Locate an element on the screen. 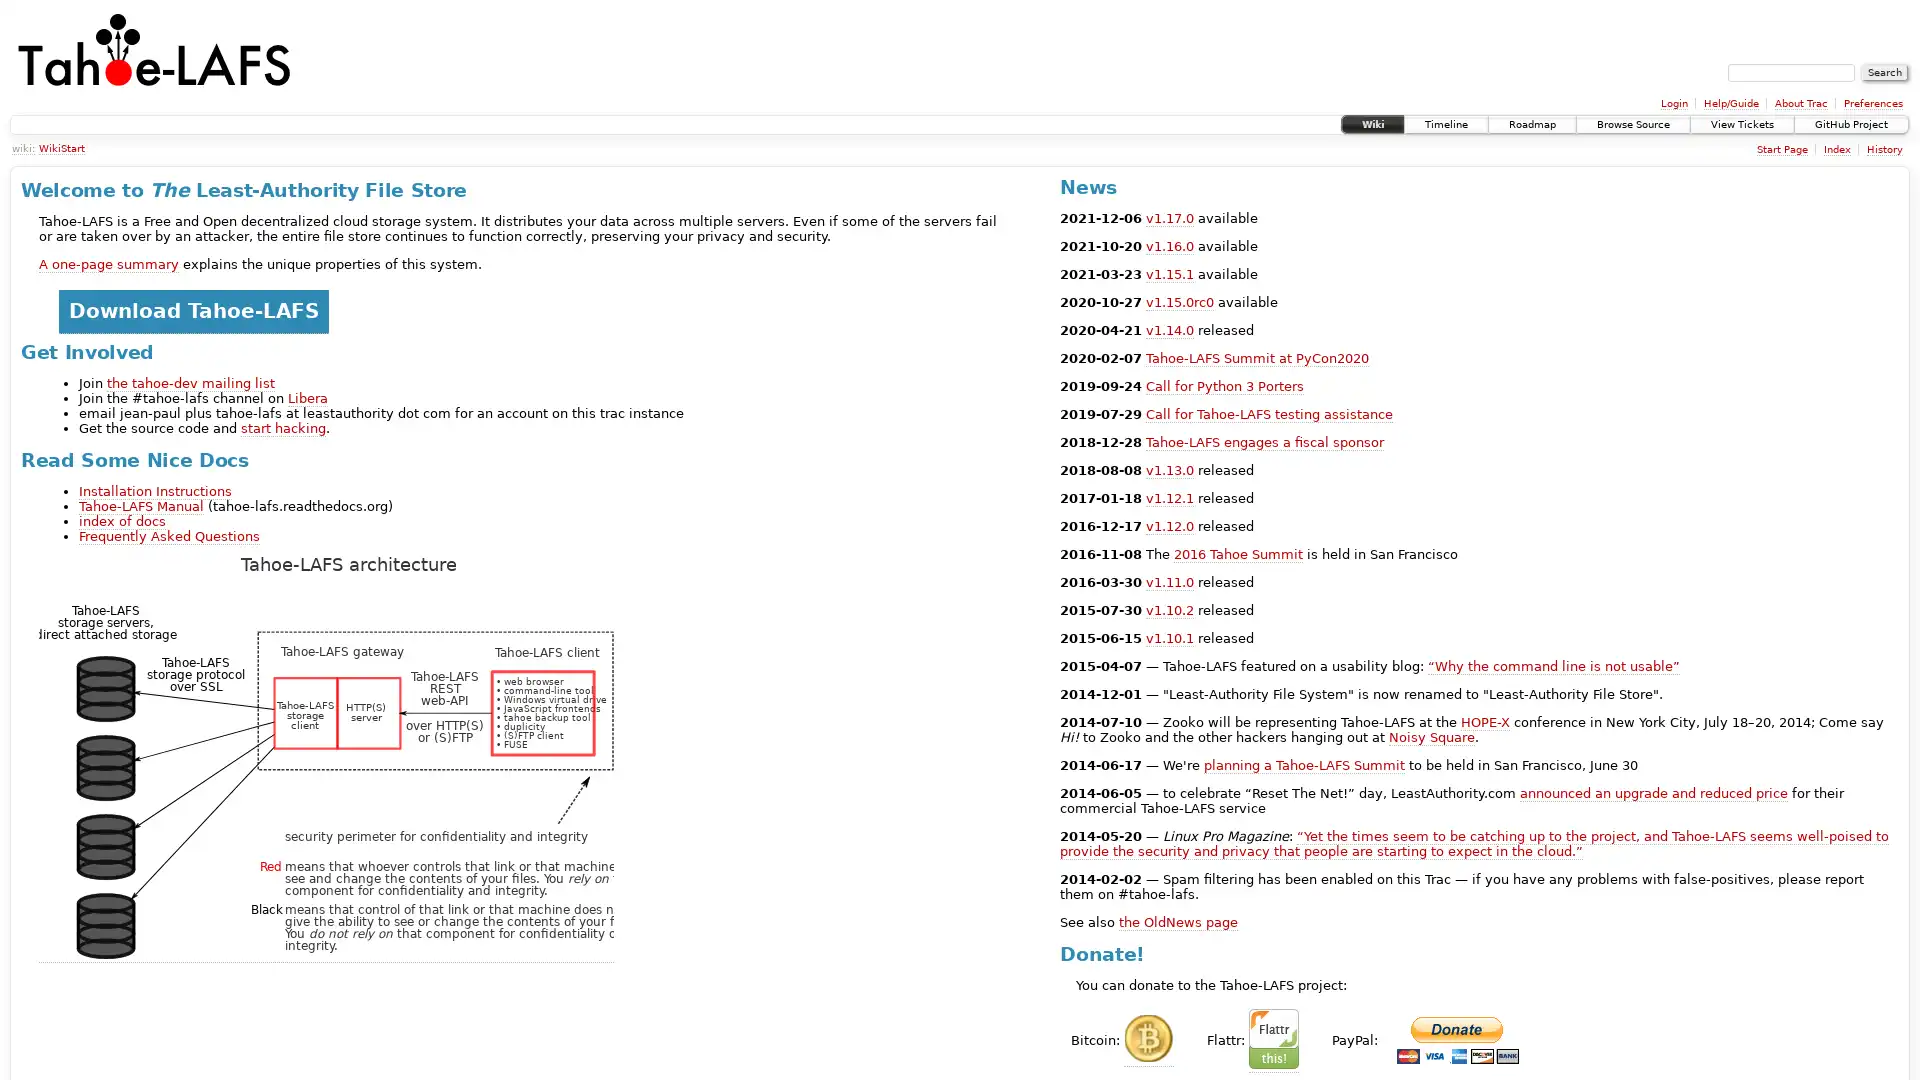 This screenshot has height=1080, width=1920. PayPal - The safer, easier way to pay online! is located at coordinates (1457, 1039).